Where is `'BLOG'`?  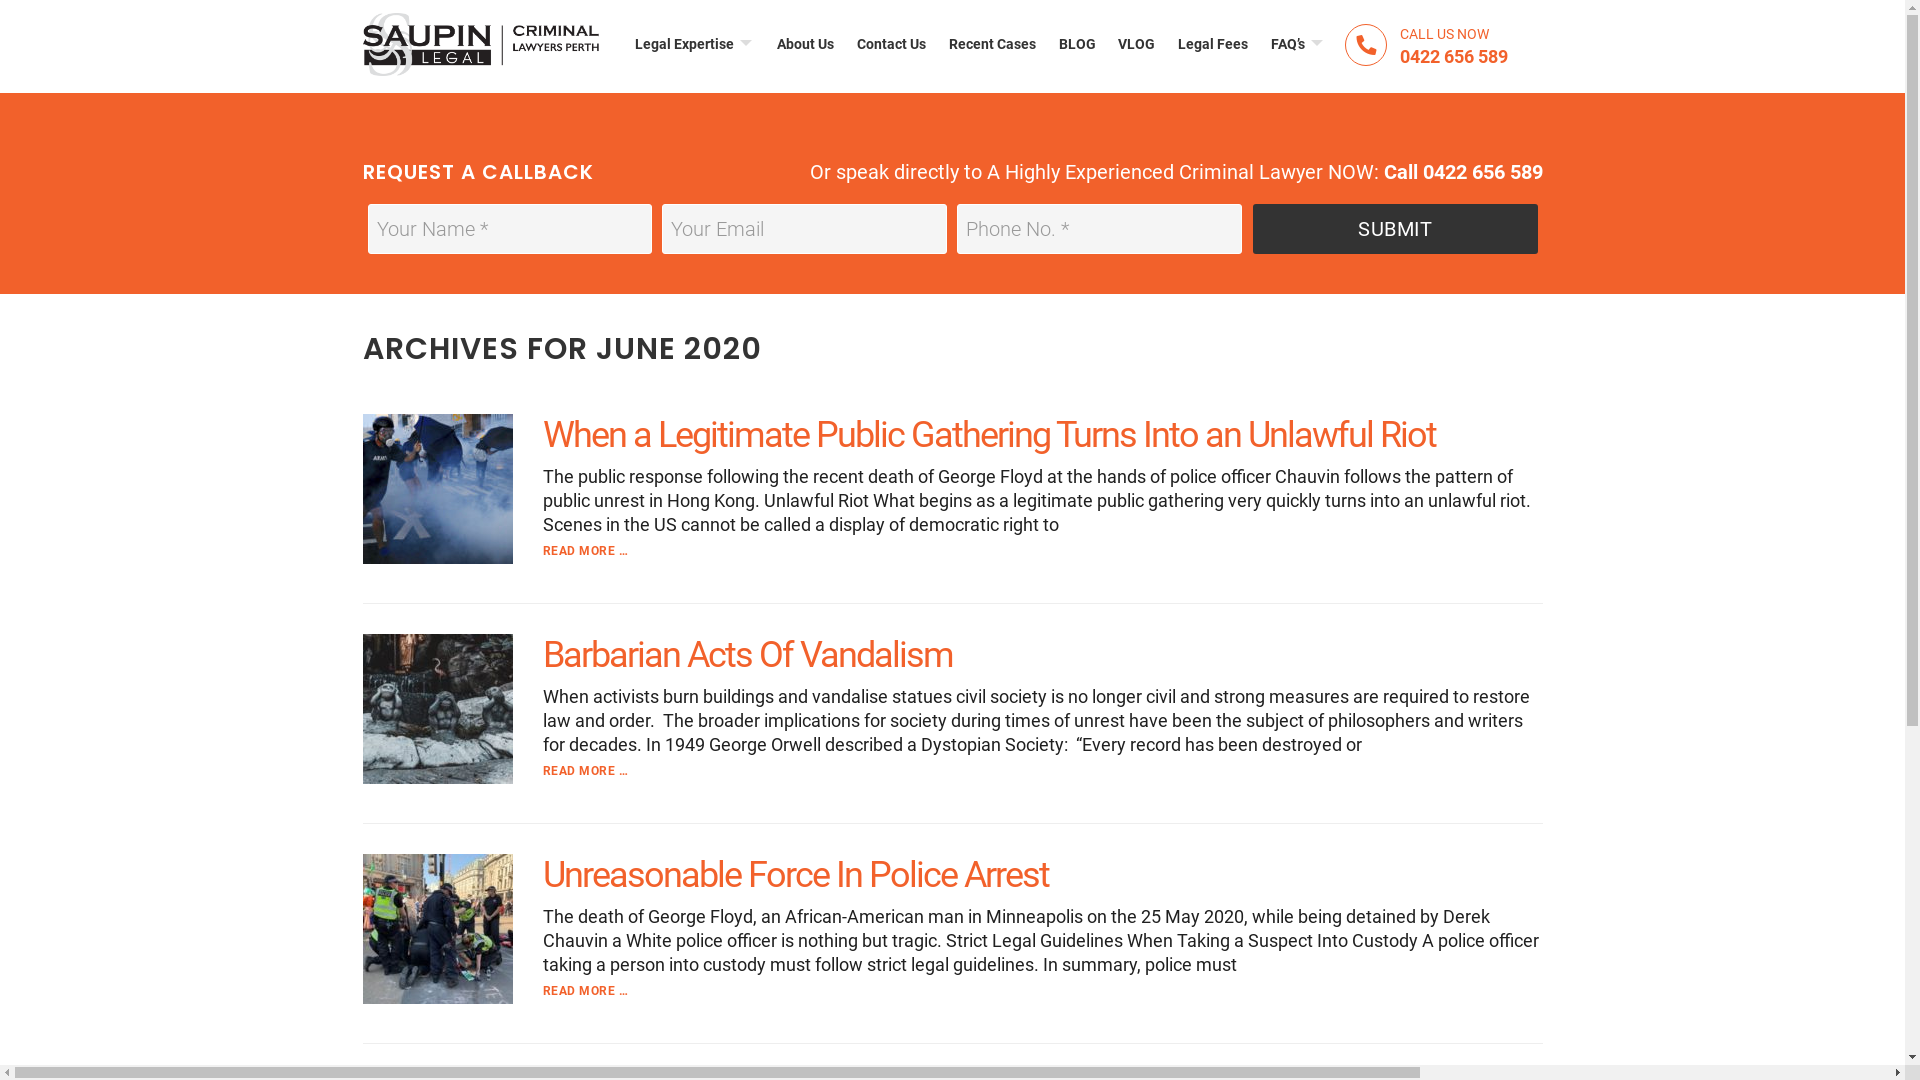
'BLOG' is located at coordinates (1075, 43).